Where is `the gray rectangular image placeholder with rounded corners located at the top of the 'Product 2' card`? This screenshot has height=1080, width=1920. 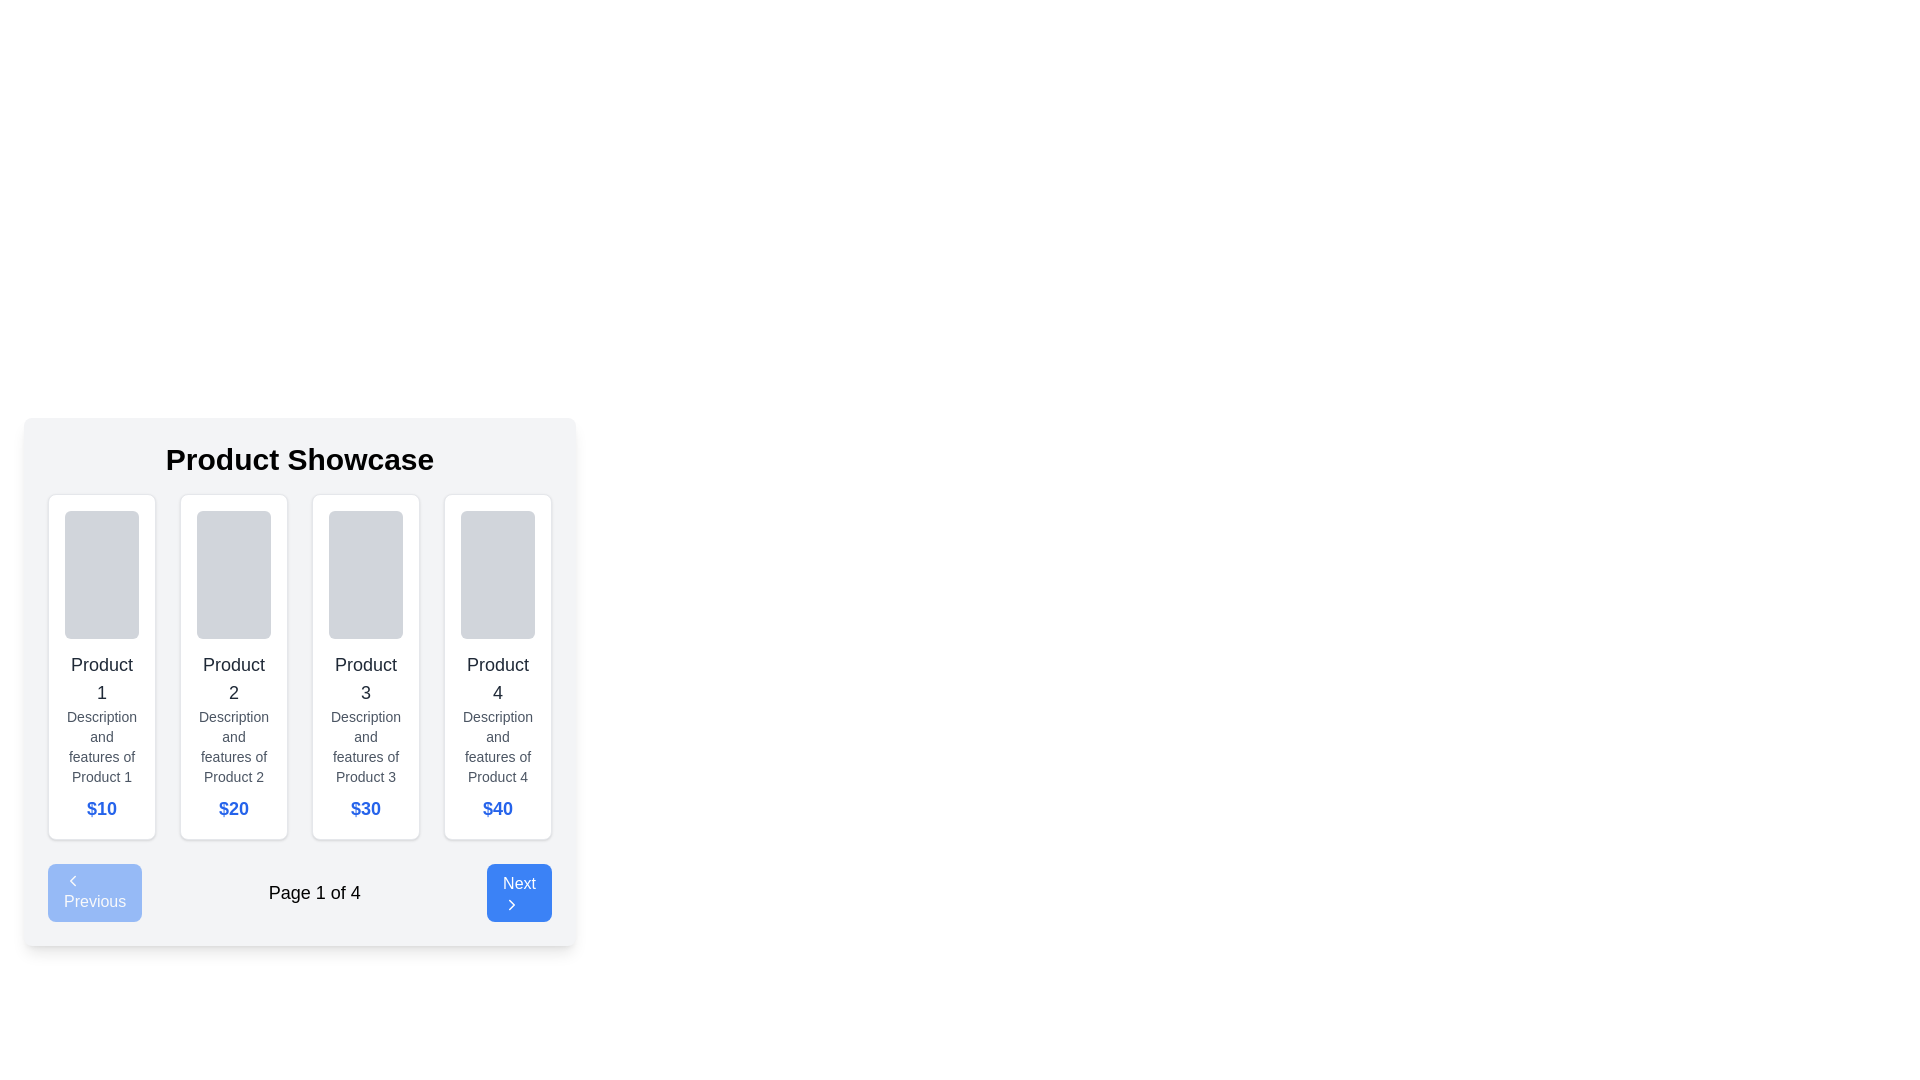 the gray rectangular image placeholder with rounded corners located at the top of the 'Product 2' card is located at coordinates (234, 574).